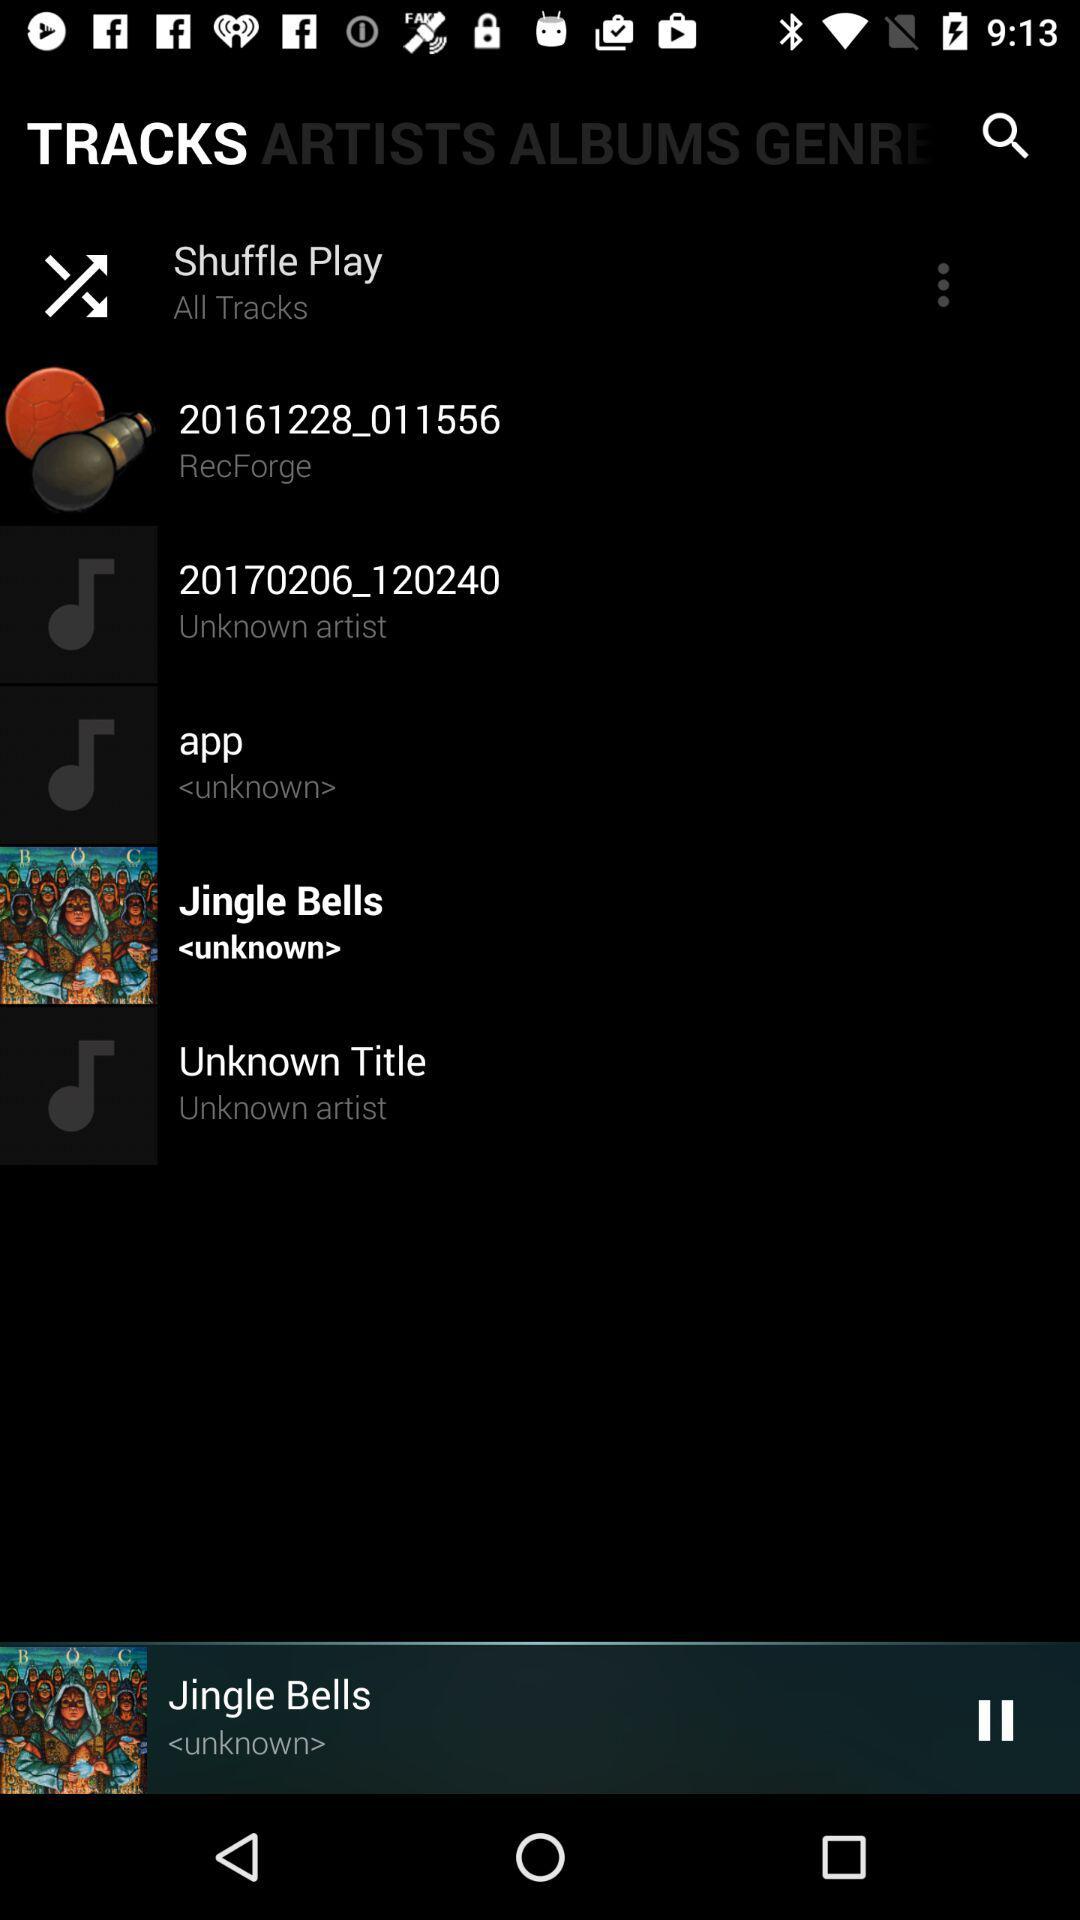 The width and height of the screenshot is (1080, 1920). Describe the element at coordinates (995, 1719) in the screenshot. I see `the pause button at right bottom corner` at that location.